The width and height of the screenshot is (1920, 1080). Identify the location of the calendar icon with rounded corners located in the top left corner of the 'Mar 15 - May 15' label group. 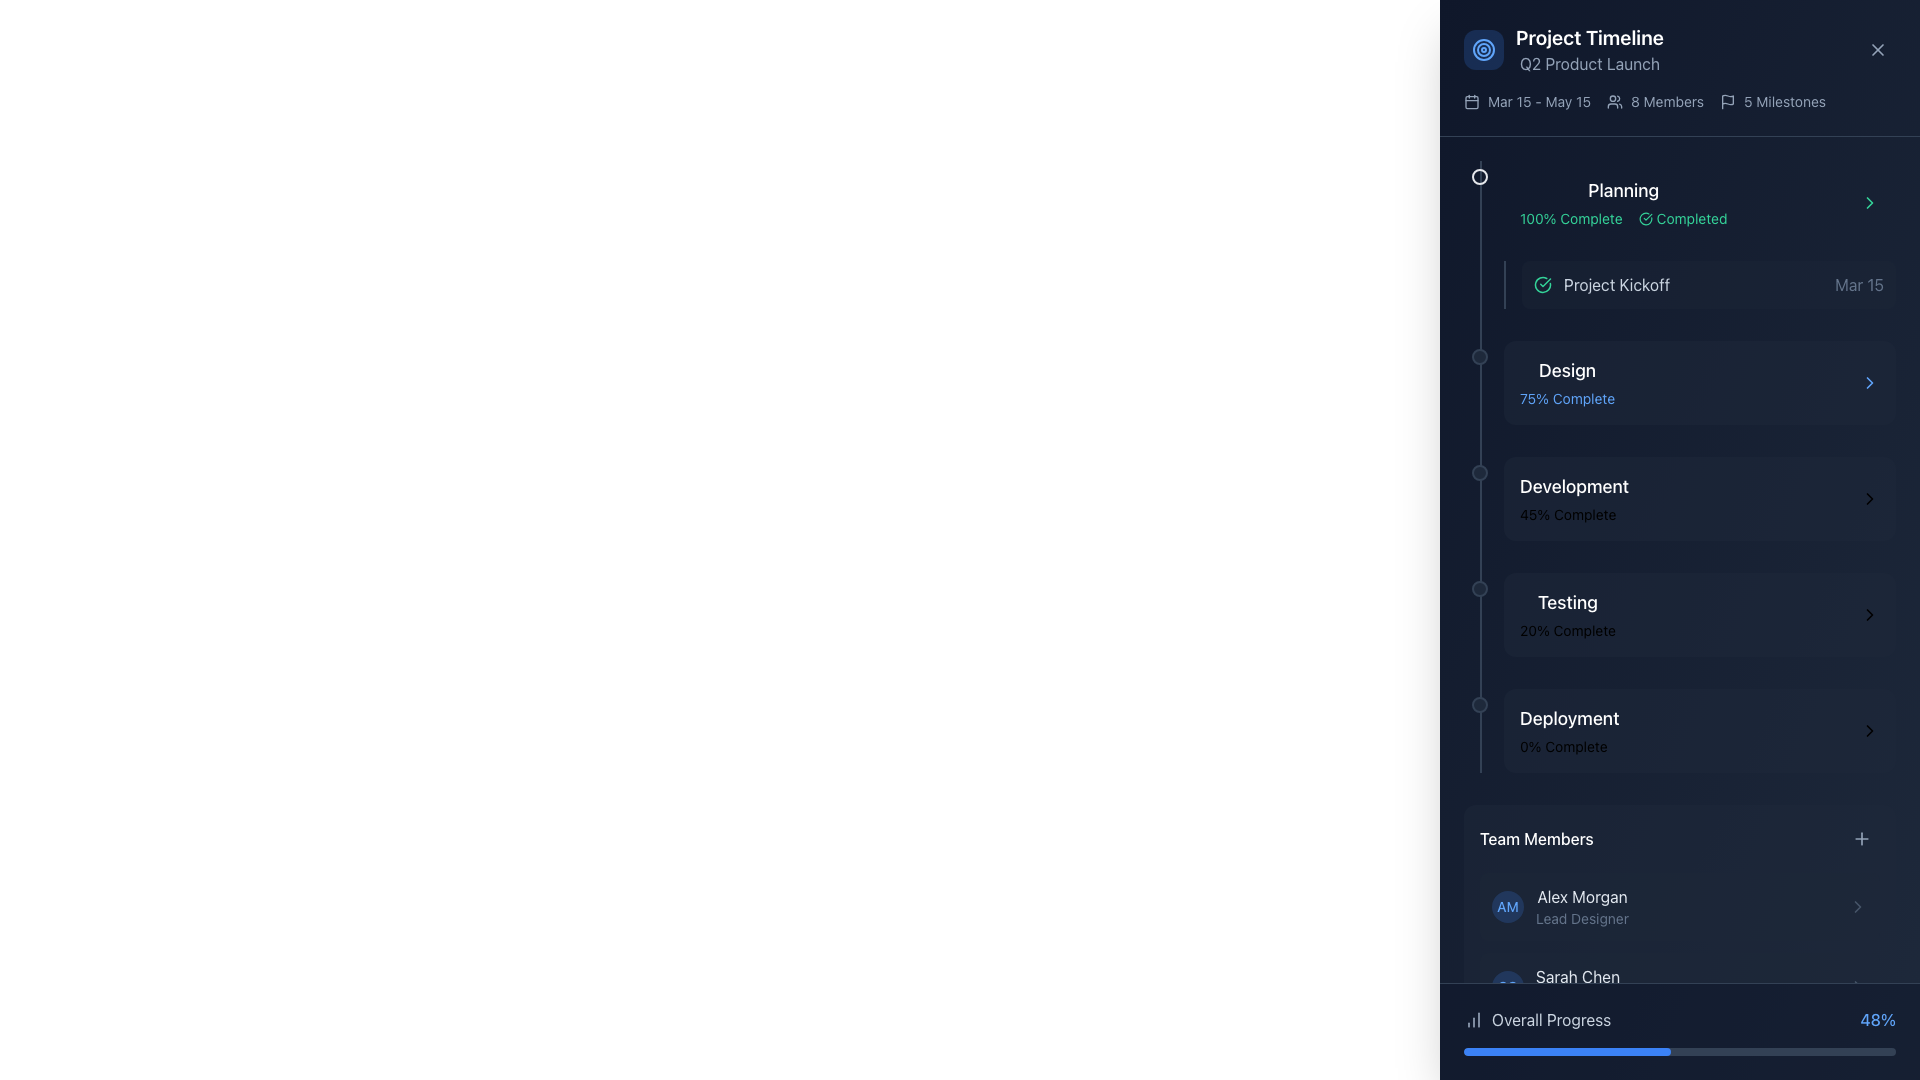
(1472, 101).